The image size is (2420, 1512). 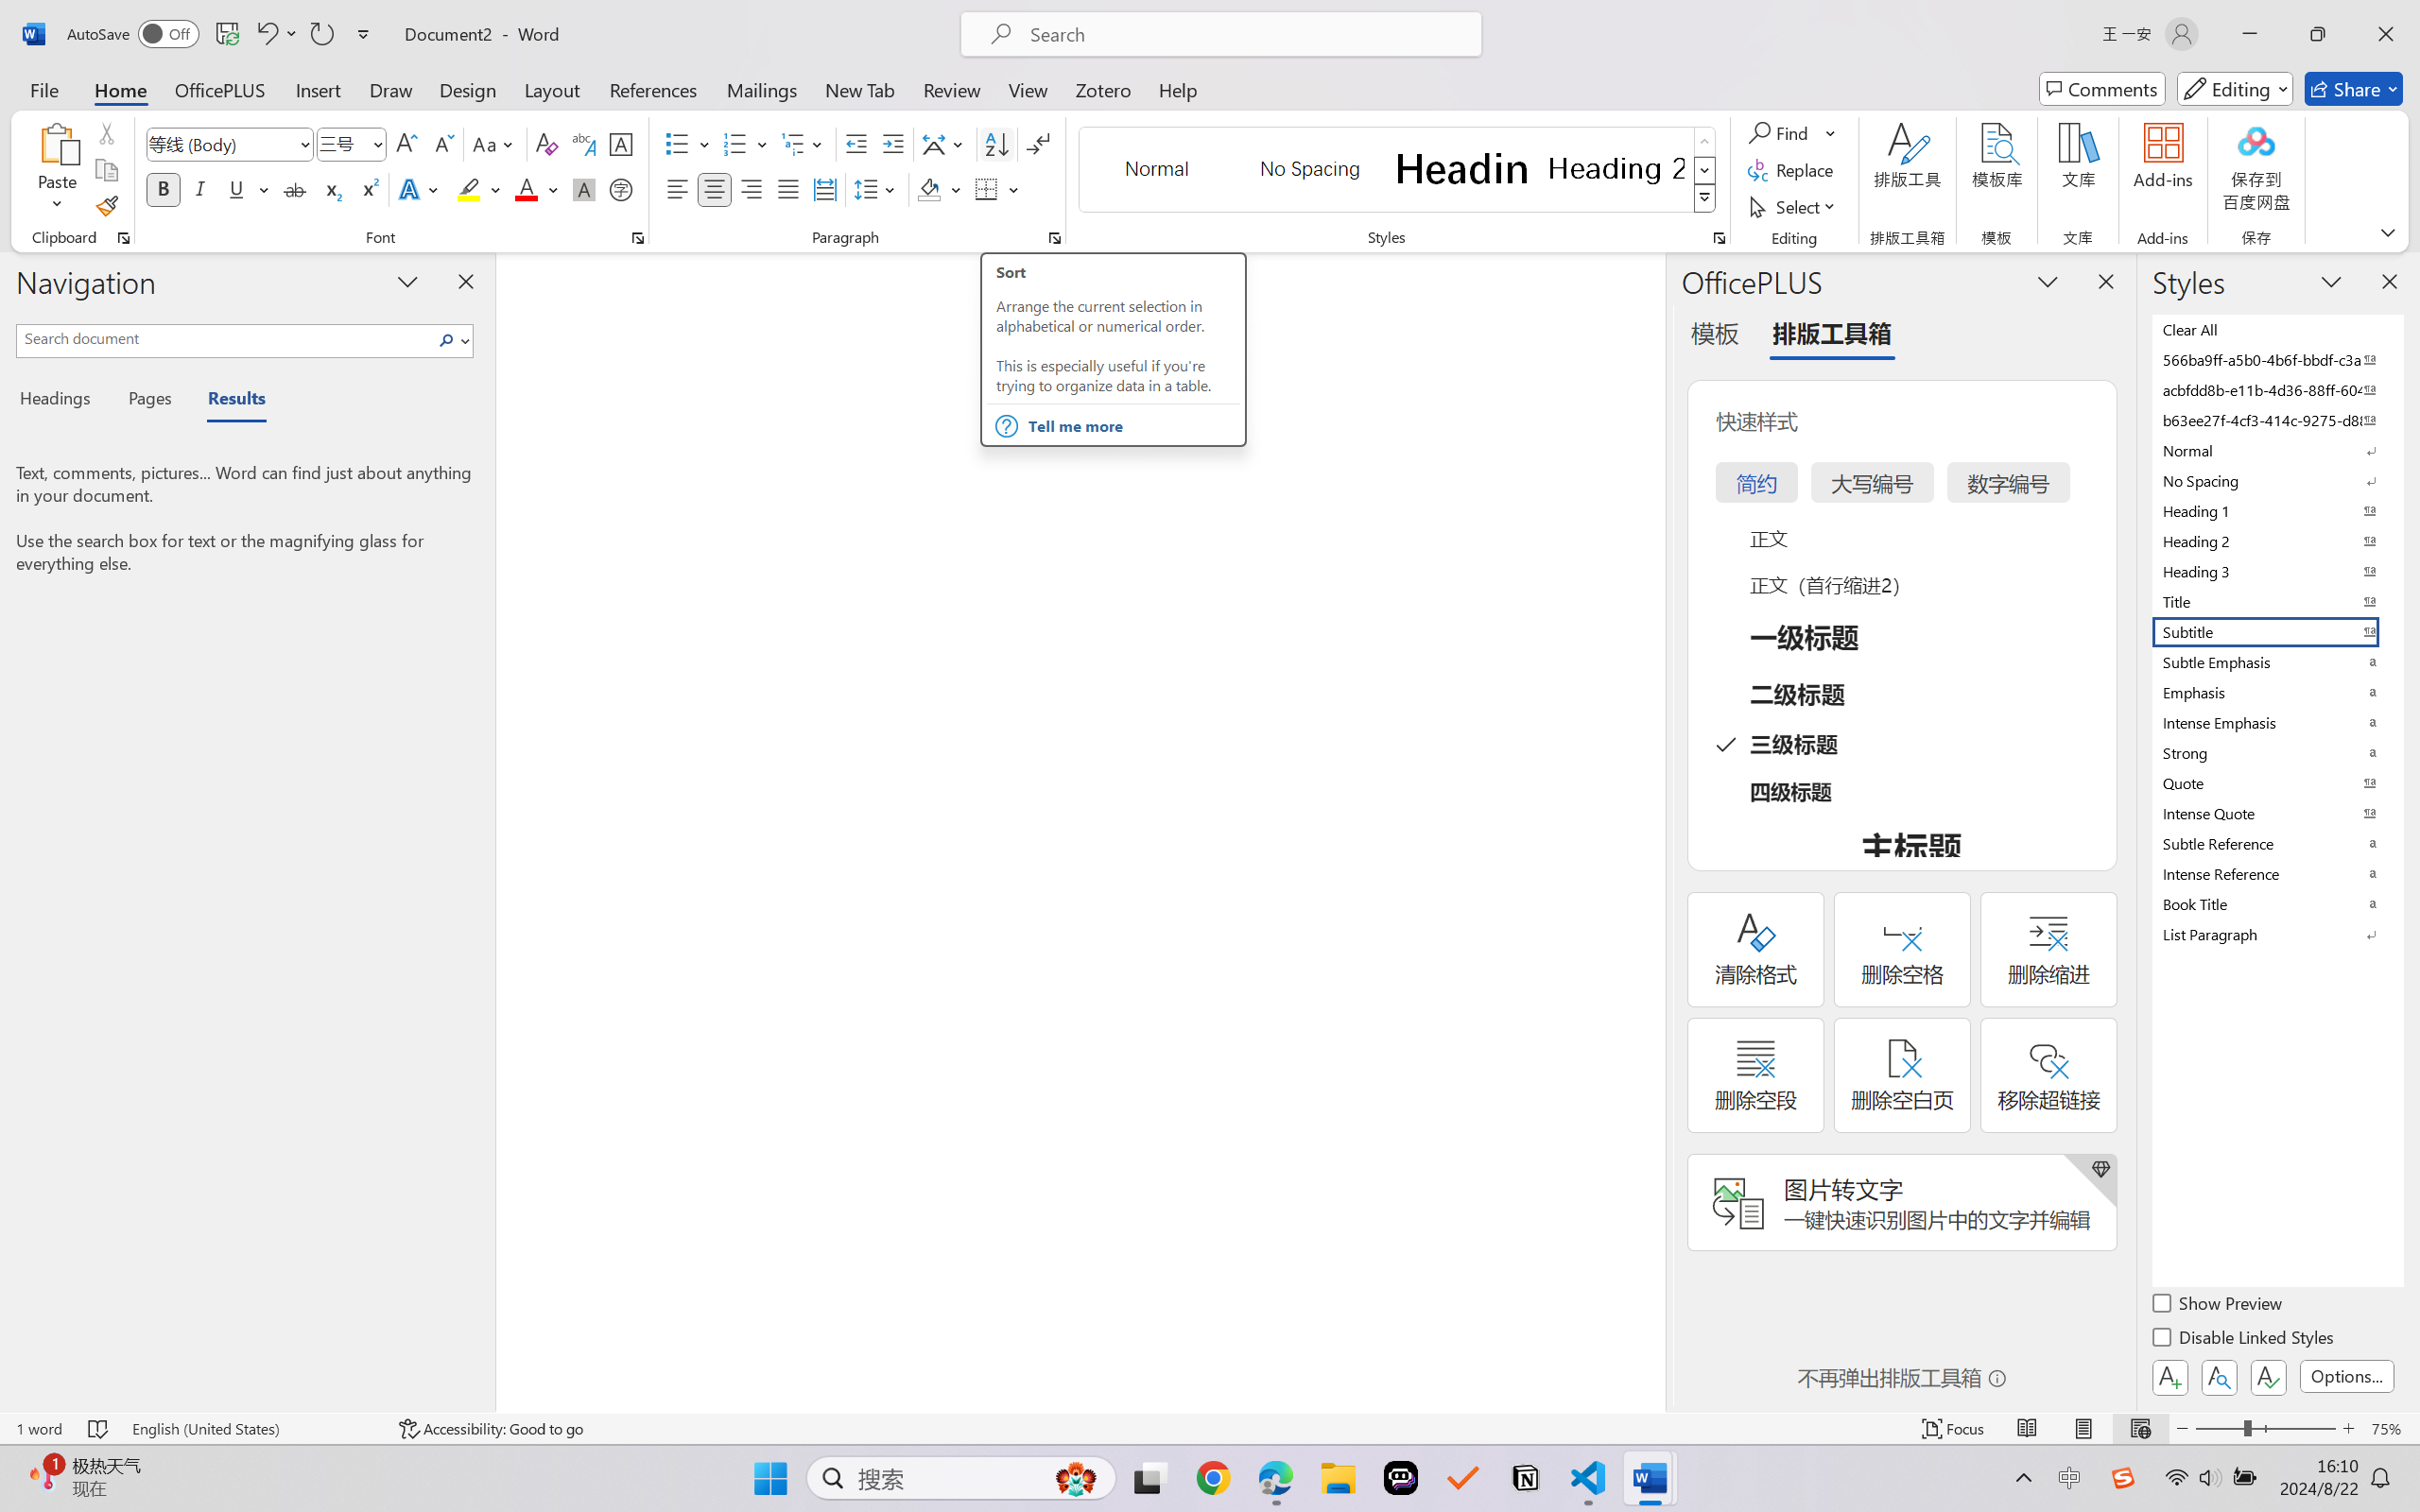 What do you see at coordinates (105, 131) in the screenshot?
I see `'Cut'` at bounding box center [105, 131].